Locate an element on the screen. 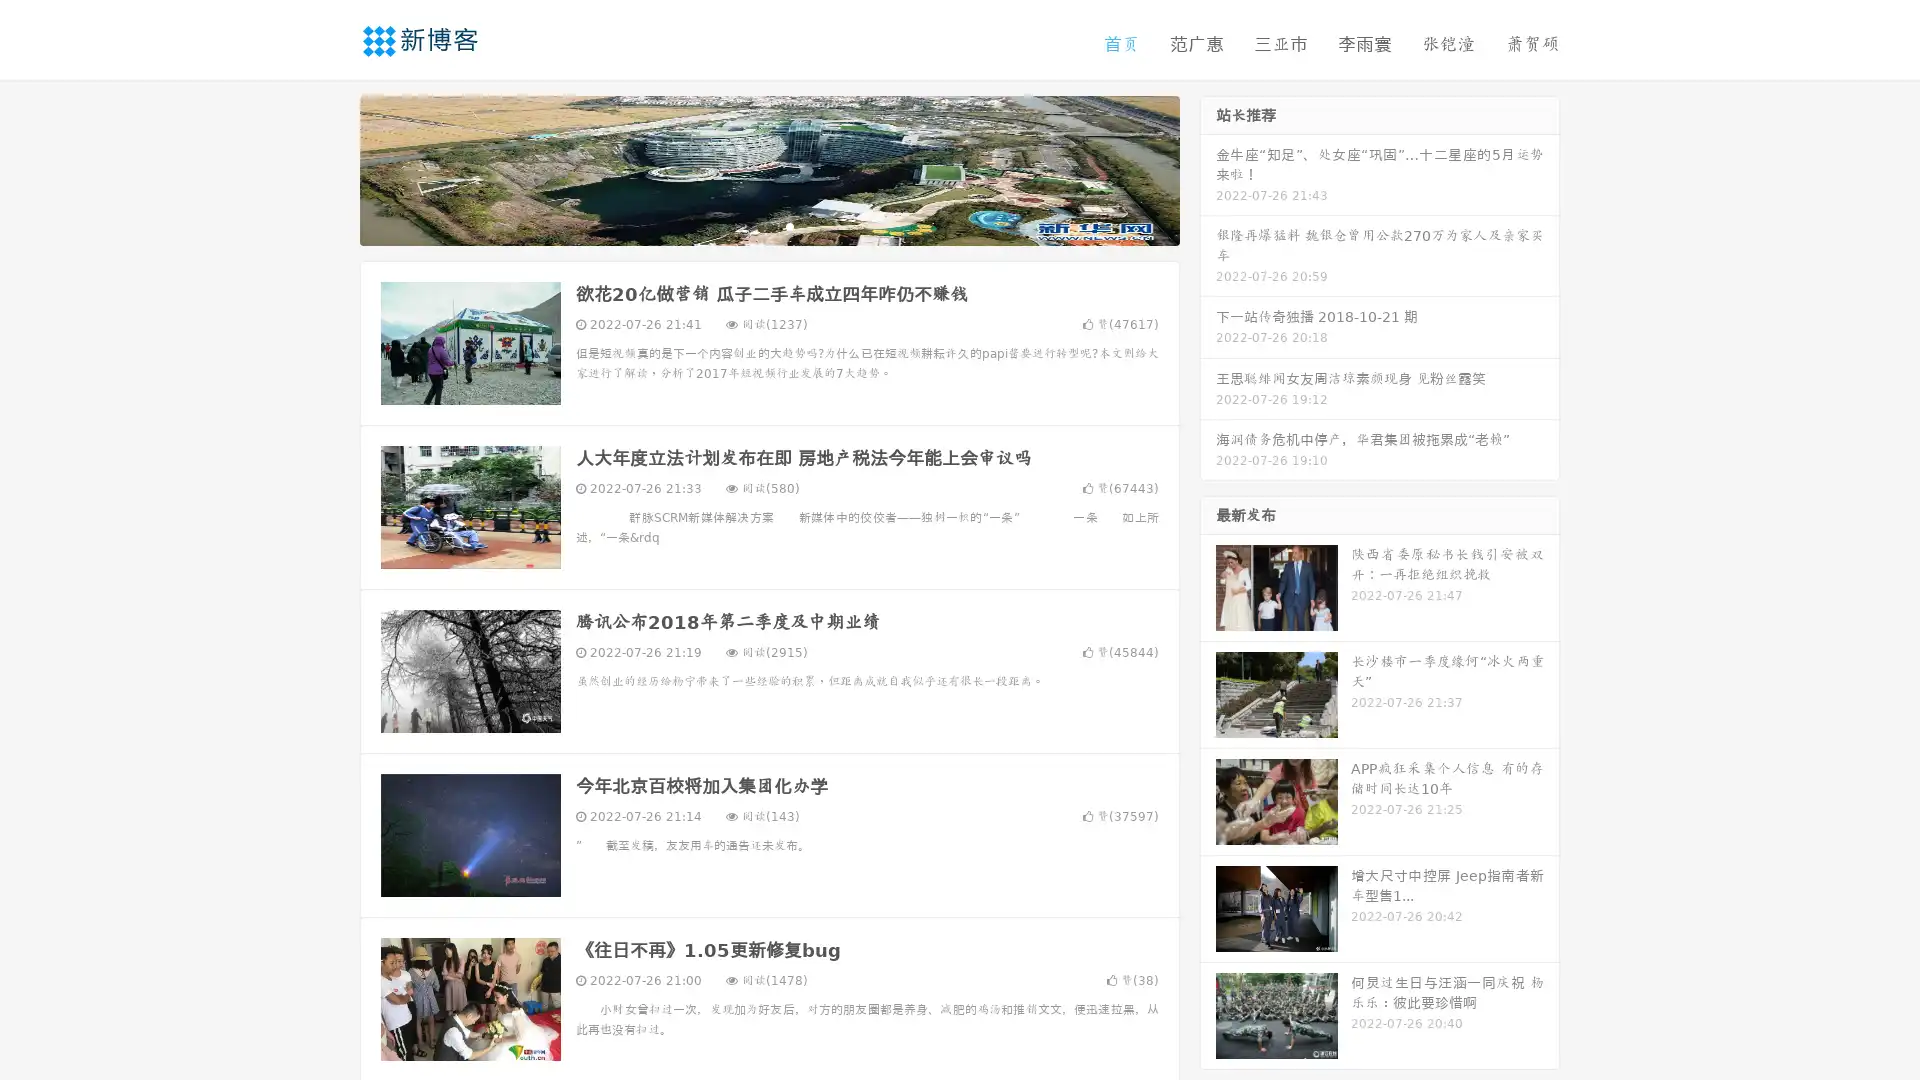 The image size is (1920, 1080). Go to slide 1 is located at coordinates (748, 225).